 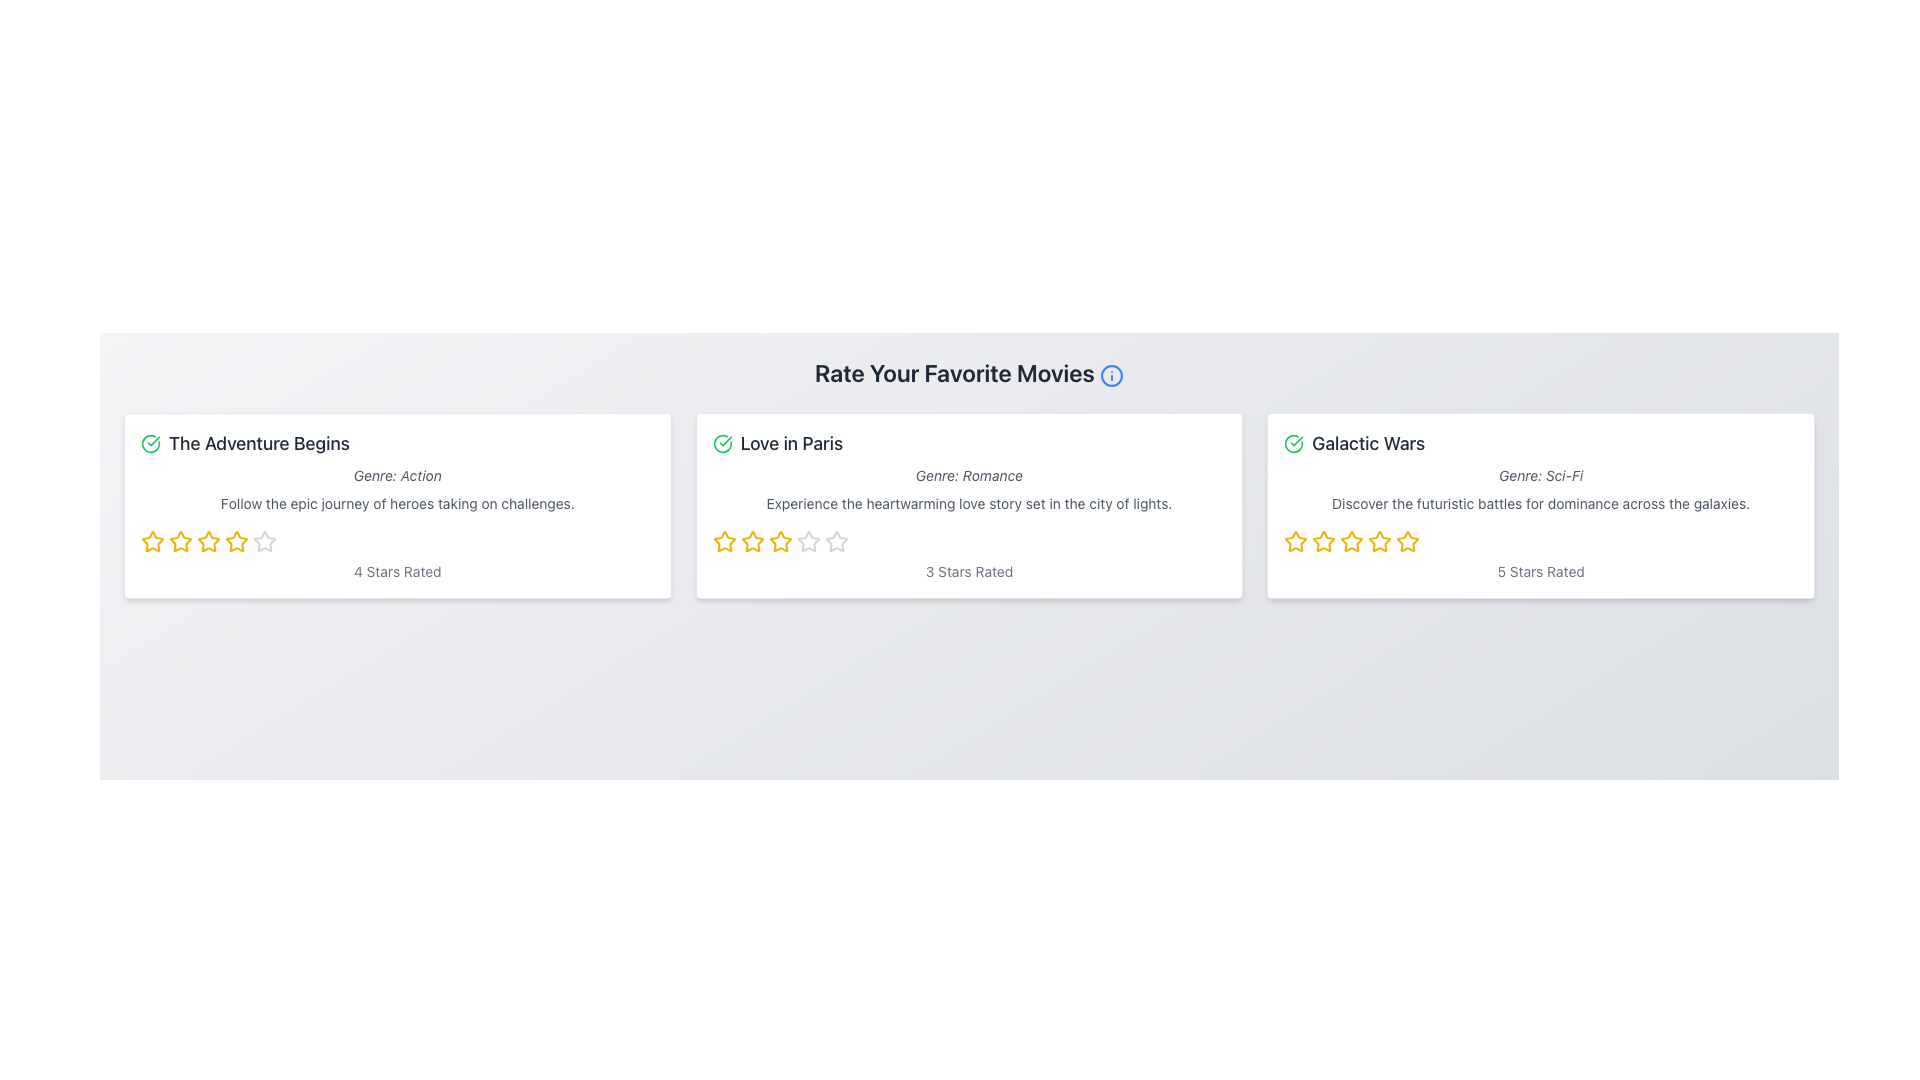 What do you see at coordinates (1352, 541) in the screenshot?
I see `the highlighted star-shaped rating icon, which is the second star from the left in the row of five stars underneath the 'Galactic Wars' card in the 'Rate Your Favorite Movies' section` at bounding box center [1352, 541].